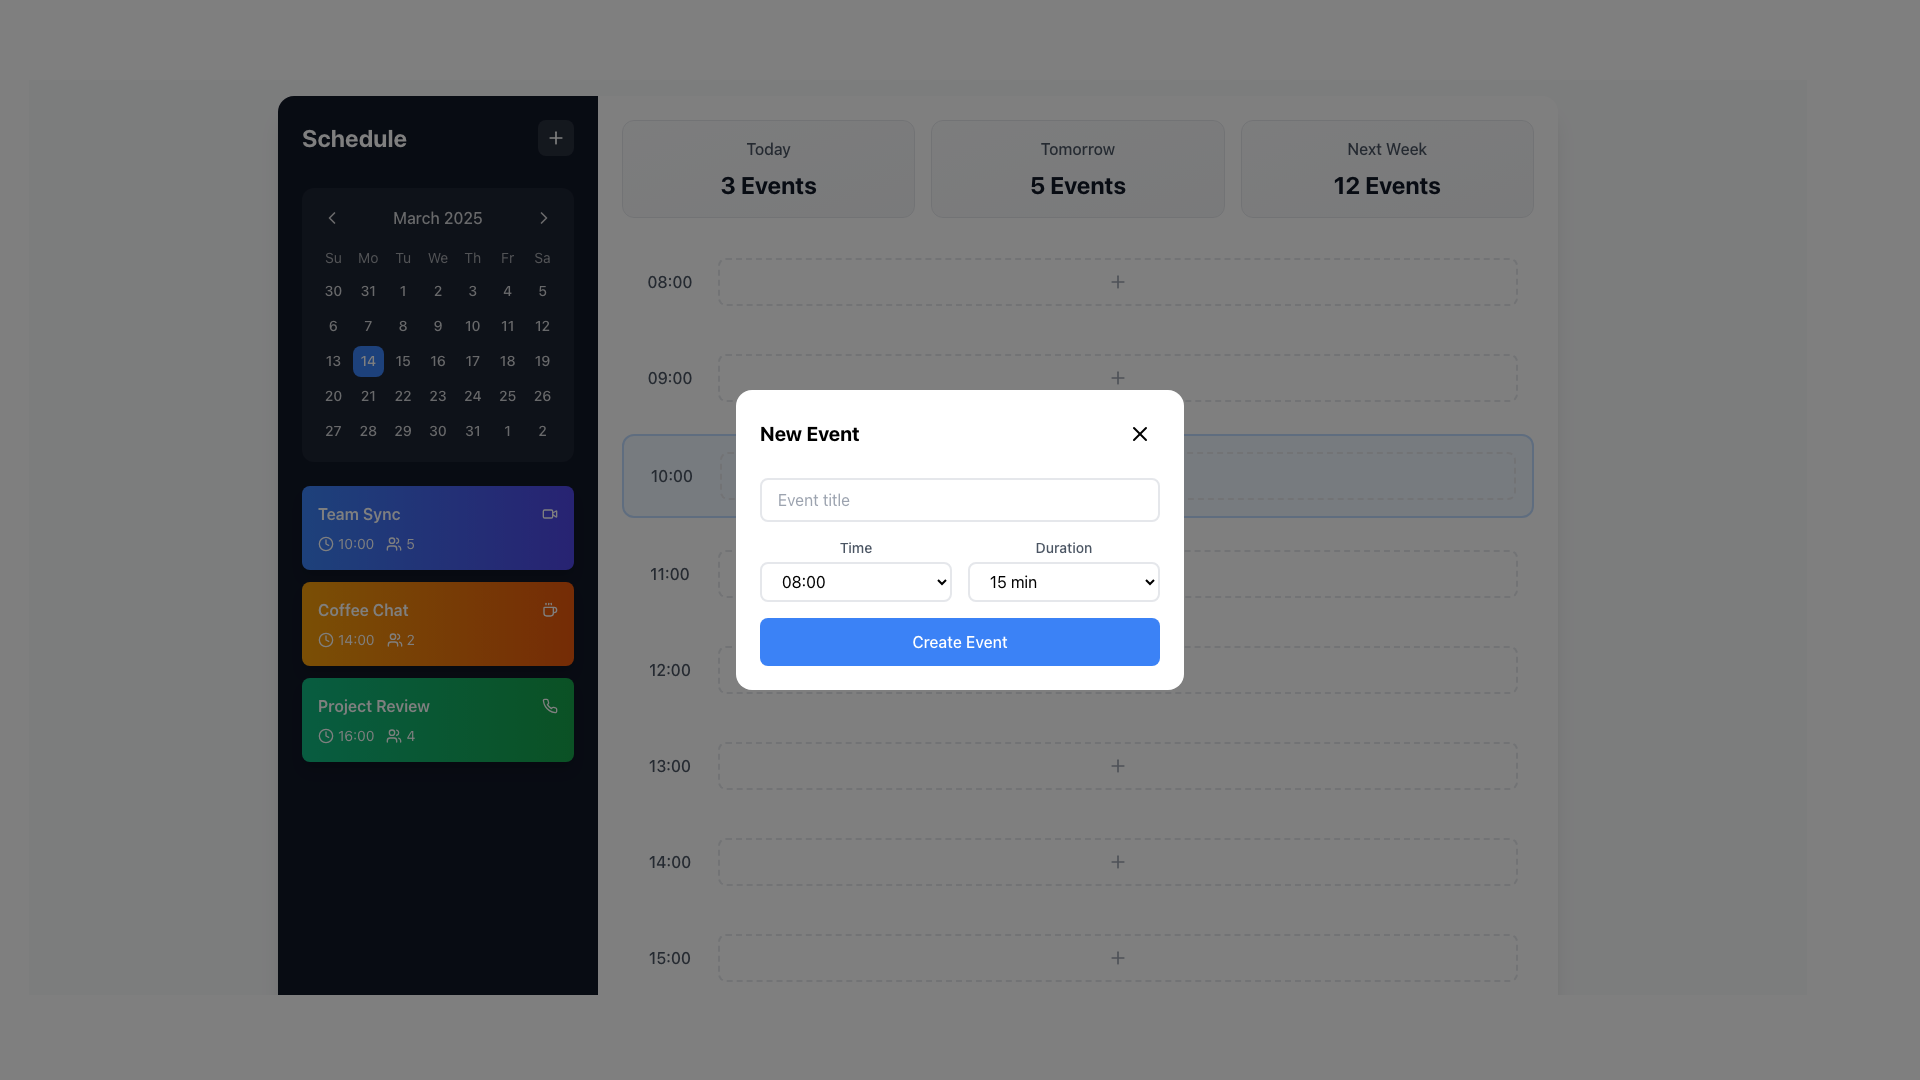 This screenshot has height=1080, width=1920. I want to click on the square-shaped button with rounded corners and the number '12' in light text, so click(542, 325).